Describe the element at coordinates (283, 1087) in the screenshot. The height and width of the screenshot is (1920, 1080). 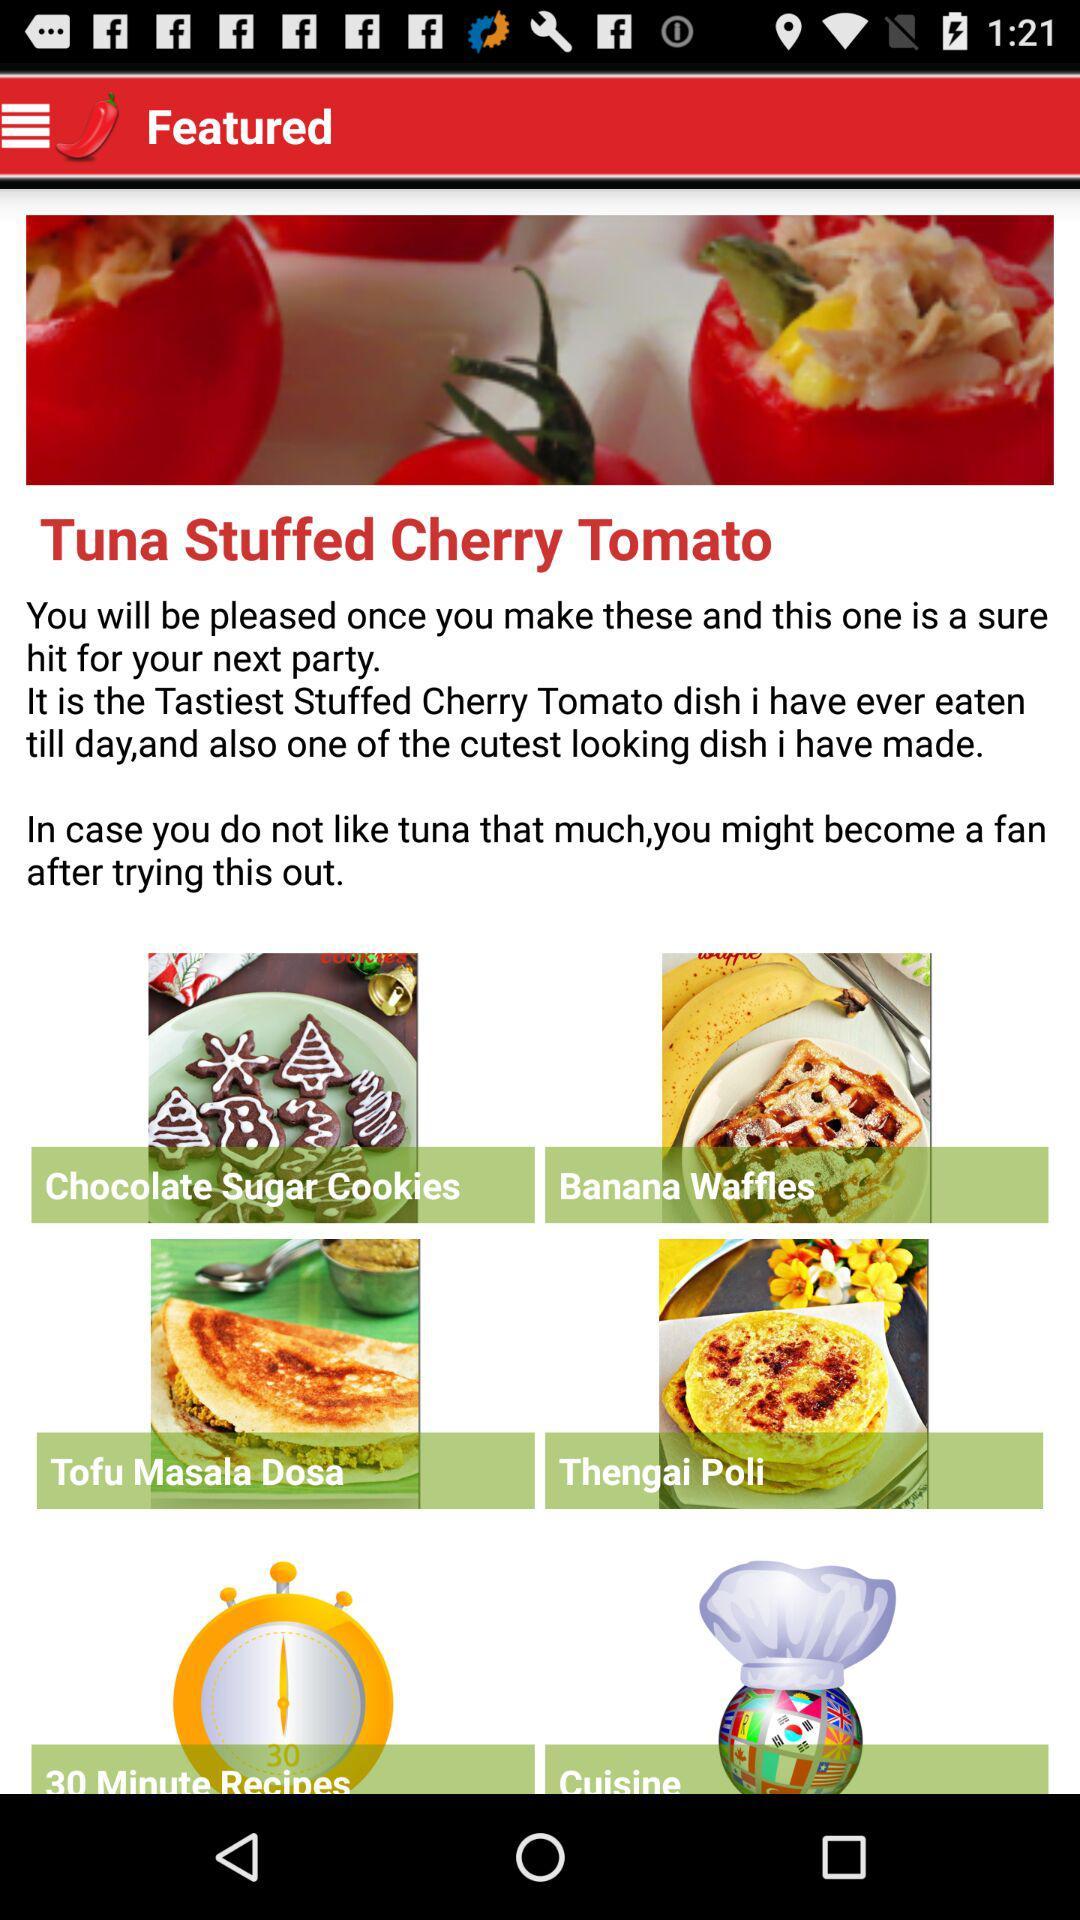
I see `recipe selection` at that location.